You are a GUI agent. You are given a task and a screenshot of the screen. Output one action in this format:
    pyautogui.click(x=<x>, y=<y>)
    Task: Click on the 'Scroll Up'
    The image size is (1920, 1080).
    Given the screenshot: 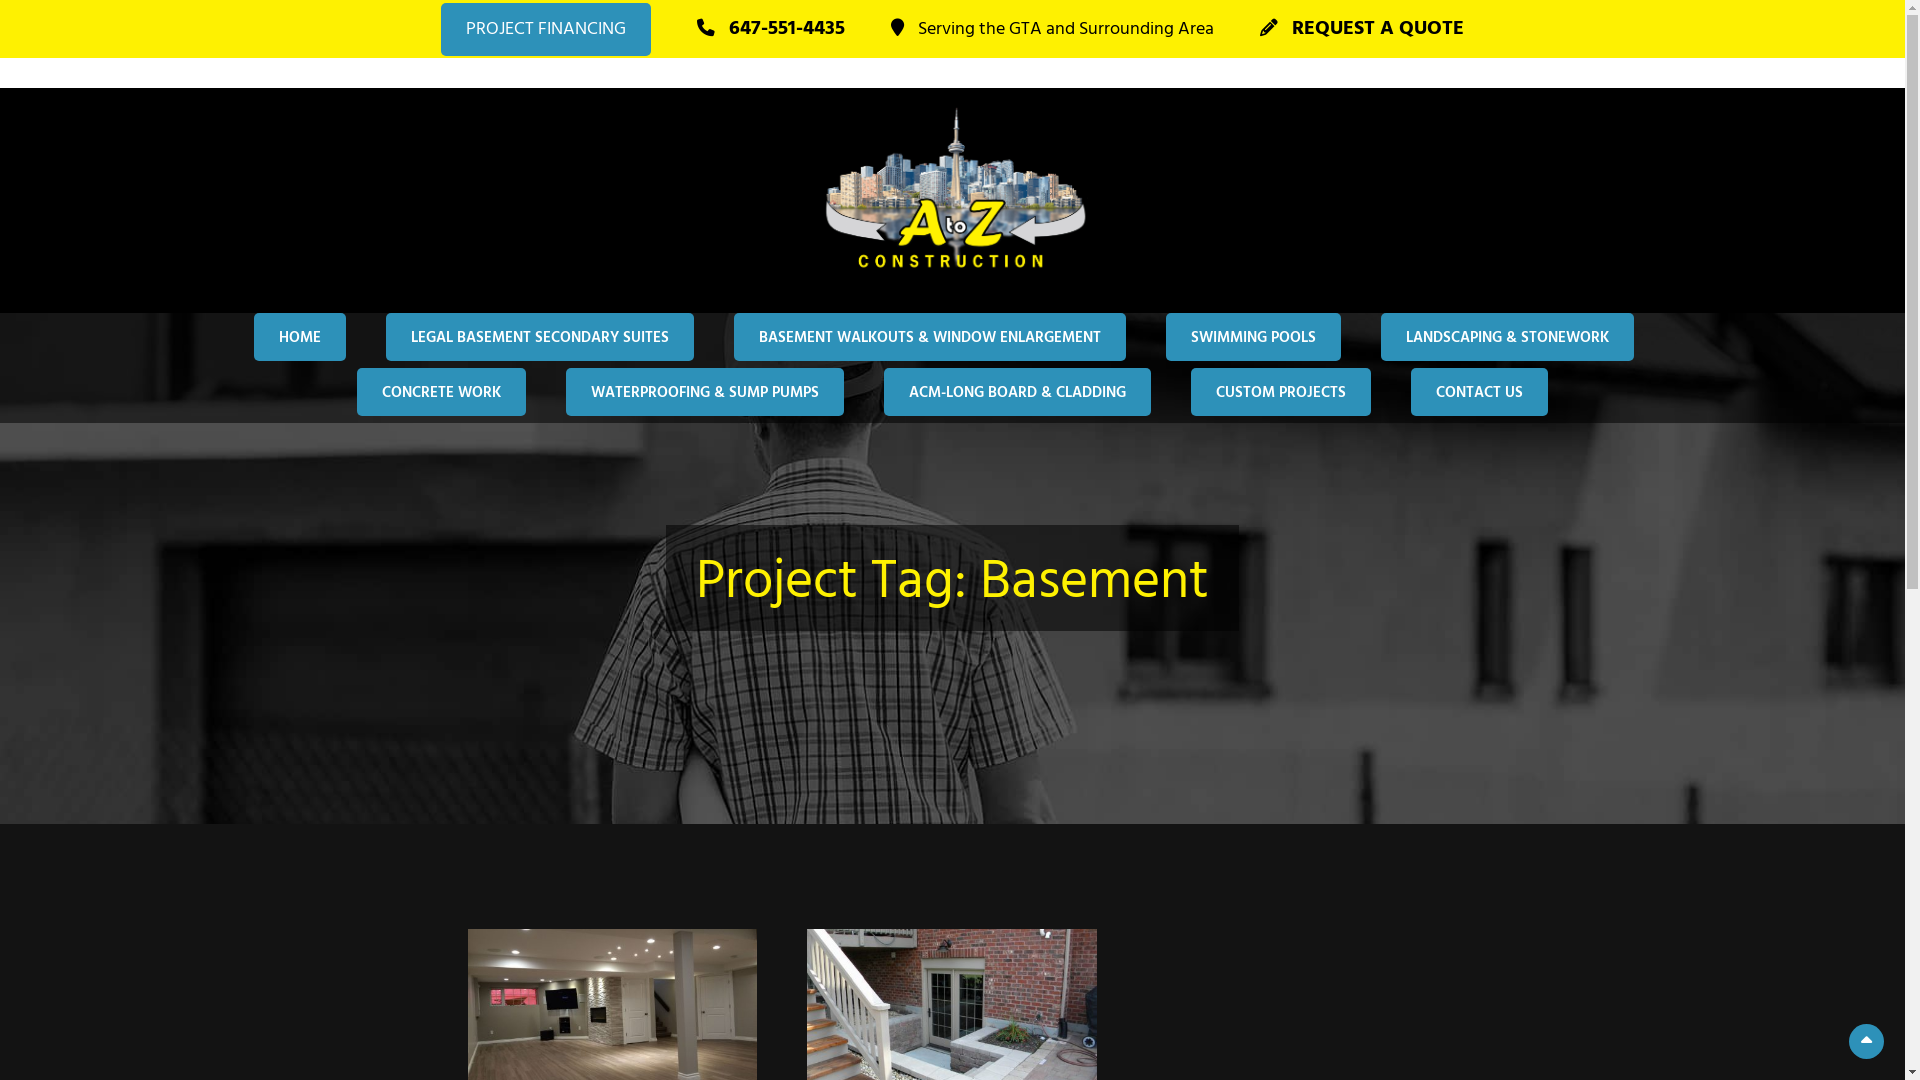 What is the action you would take?
    pyautogui.click(x=1865, y=1040)
    